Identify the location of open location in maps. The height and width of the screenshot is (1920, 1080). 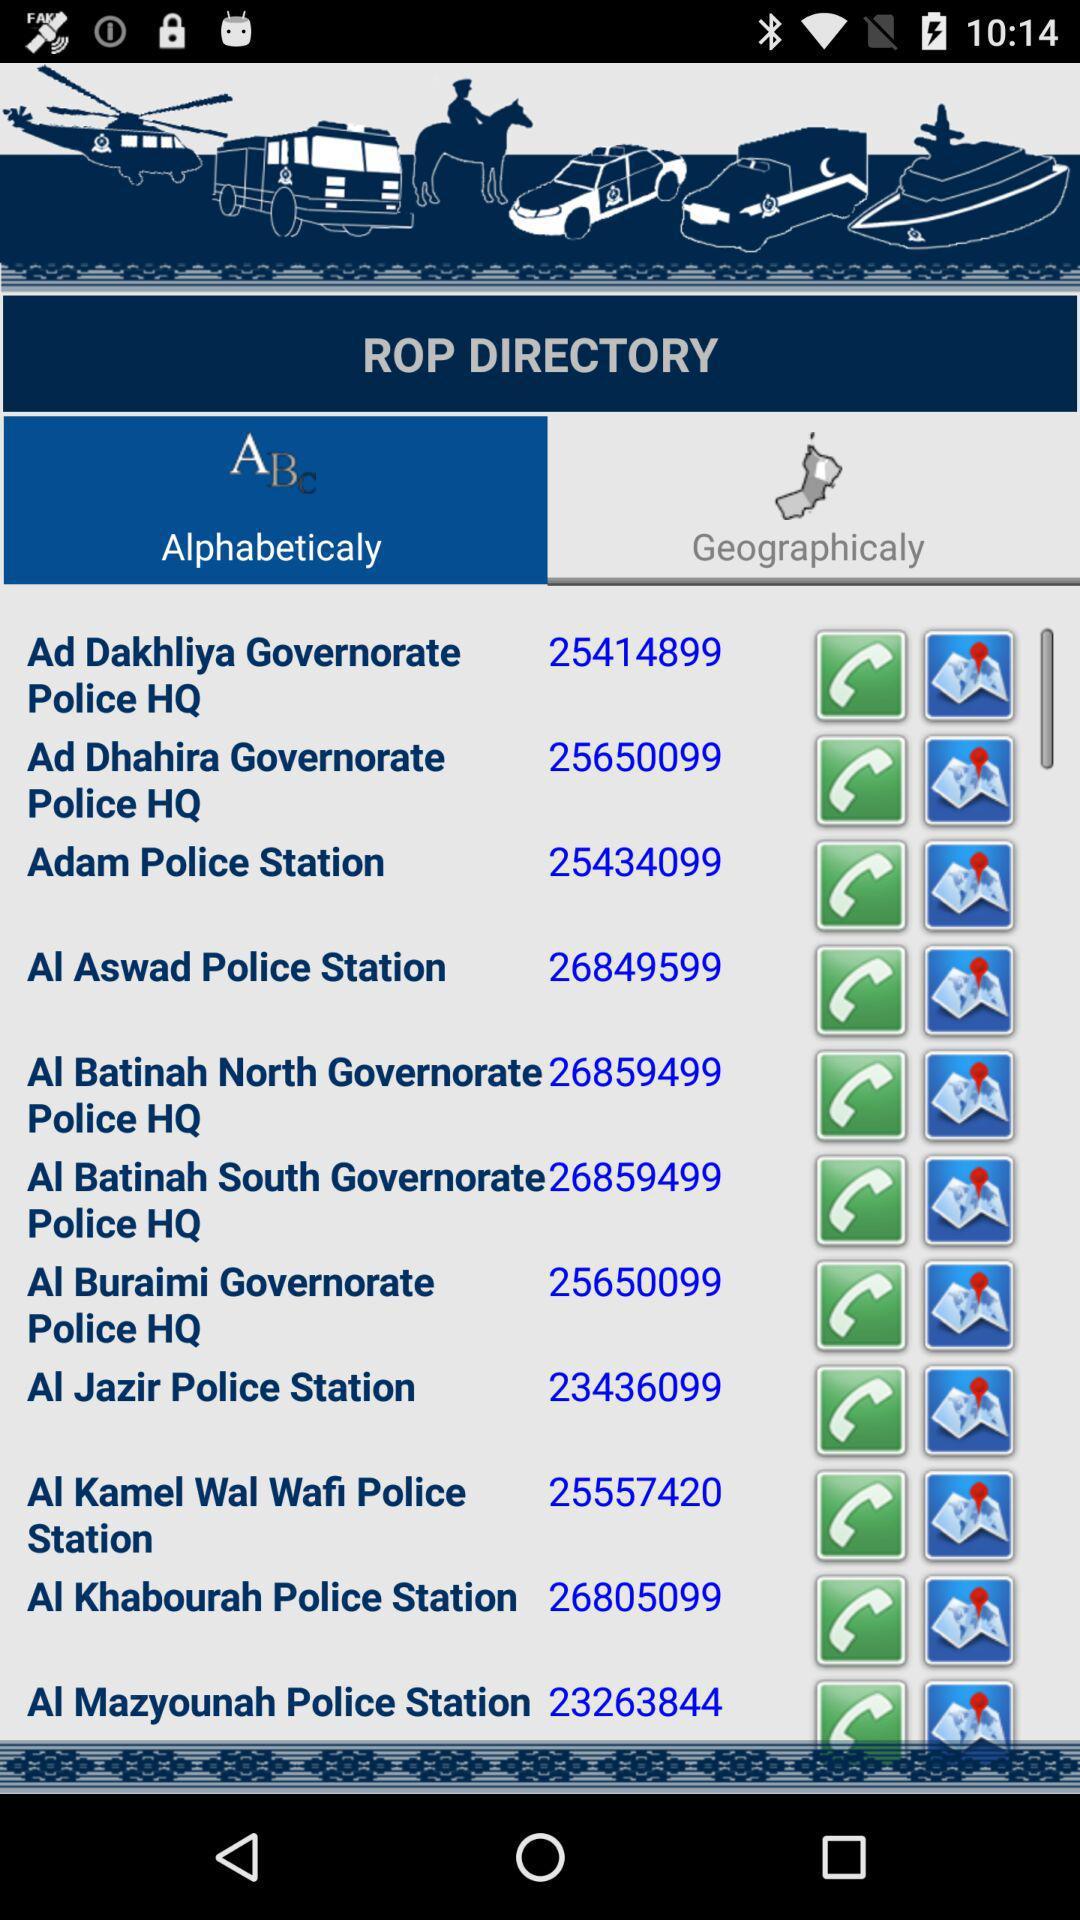
(967, 1095).